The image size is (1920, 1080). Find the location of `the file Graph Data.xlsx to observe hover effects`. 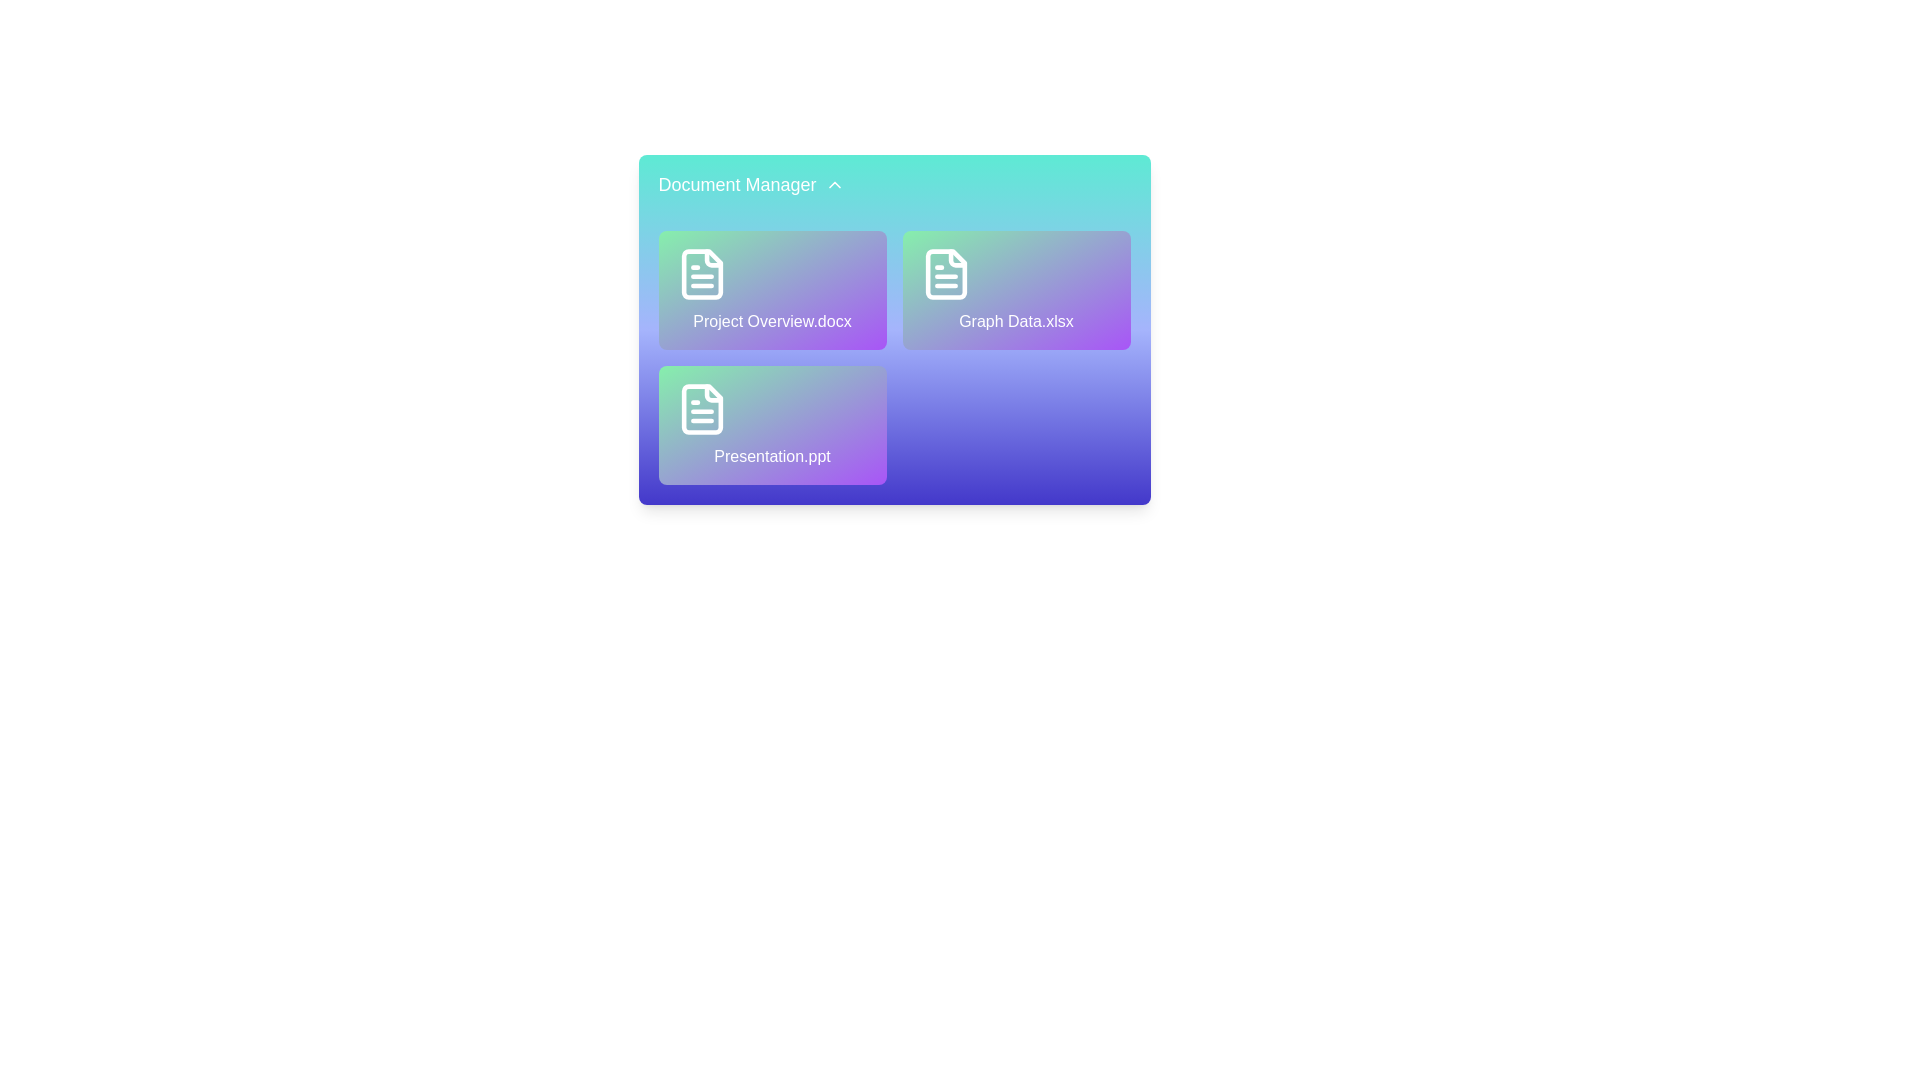

the file Graph Data.xlsx to observe hover effects is located at coordinates (1016, 290).